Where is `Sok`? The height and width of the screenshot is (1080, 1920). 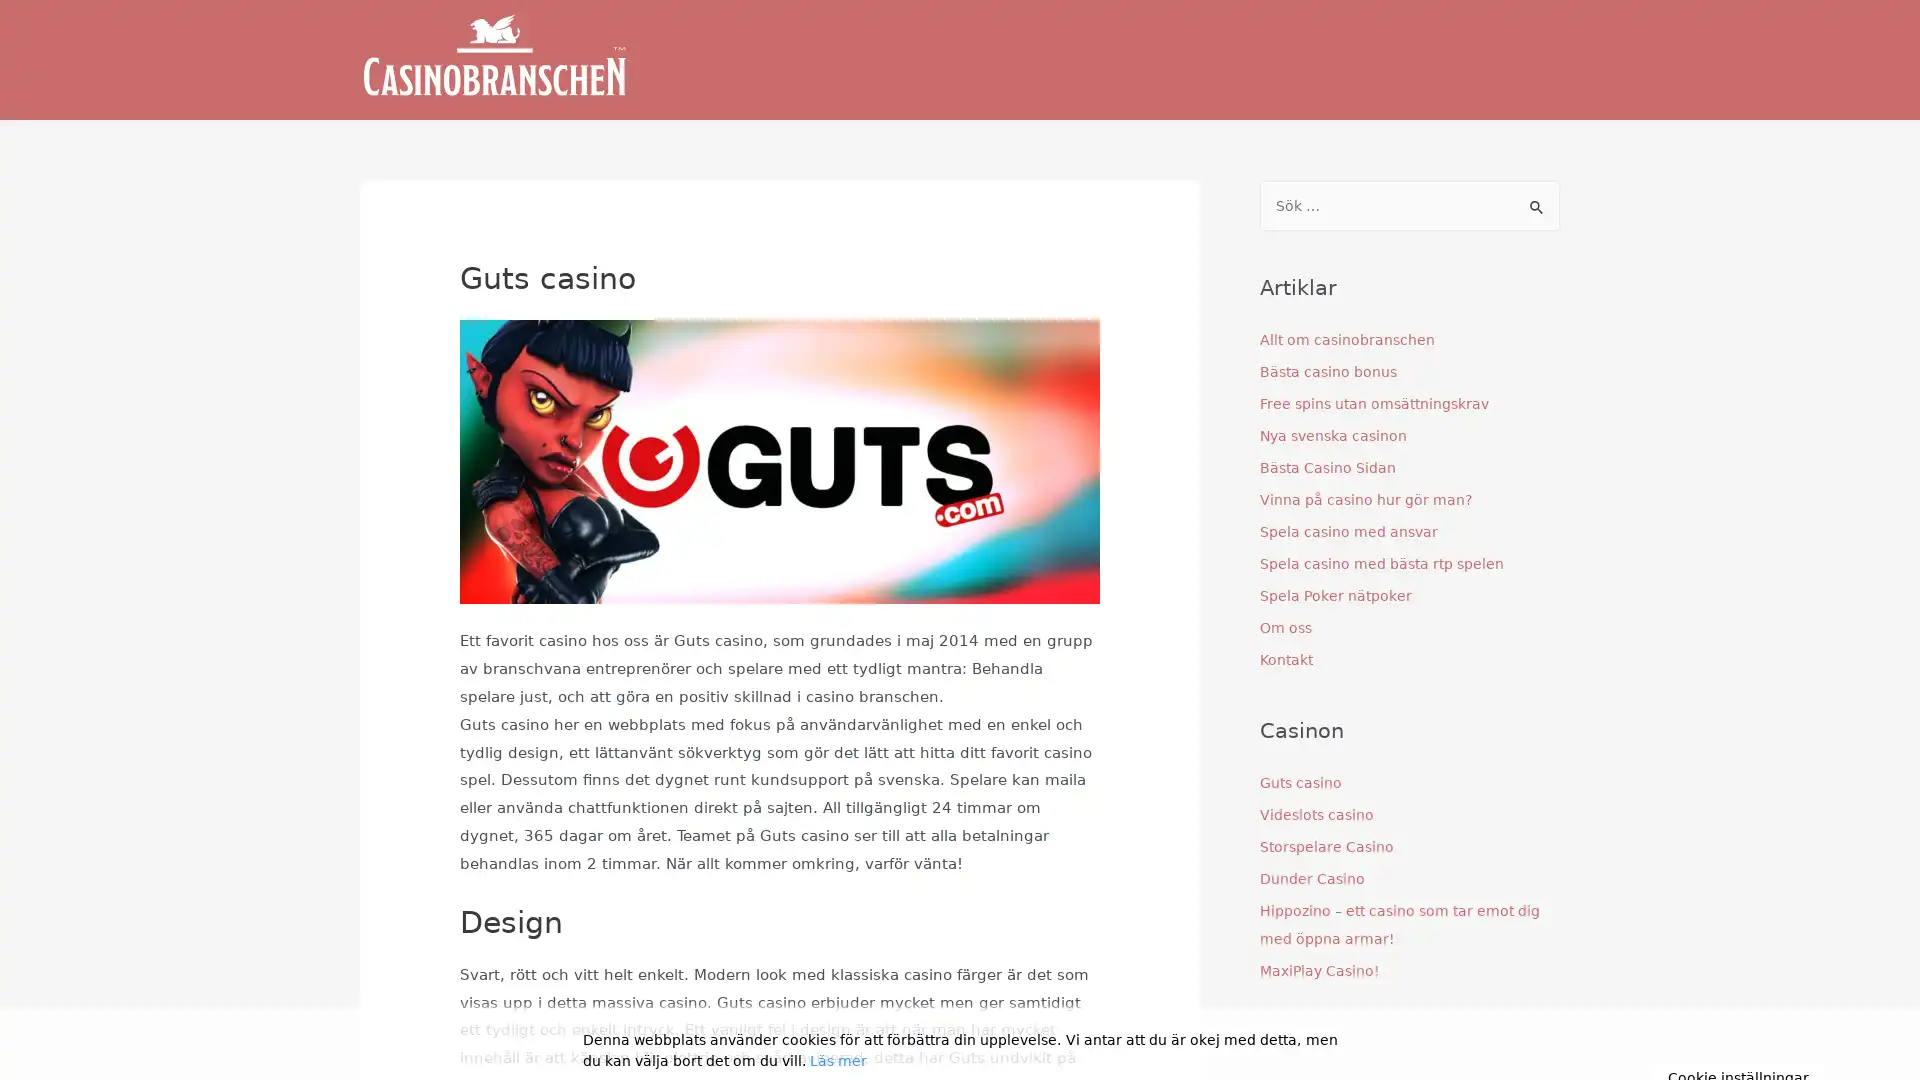 Sok is located at coordinates (1536, 201).